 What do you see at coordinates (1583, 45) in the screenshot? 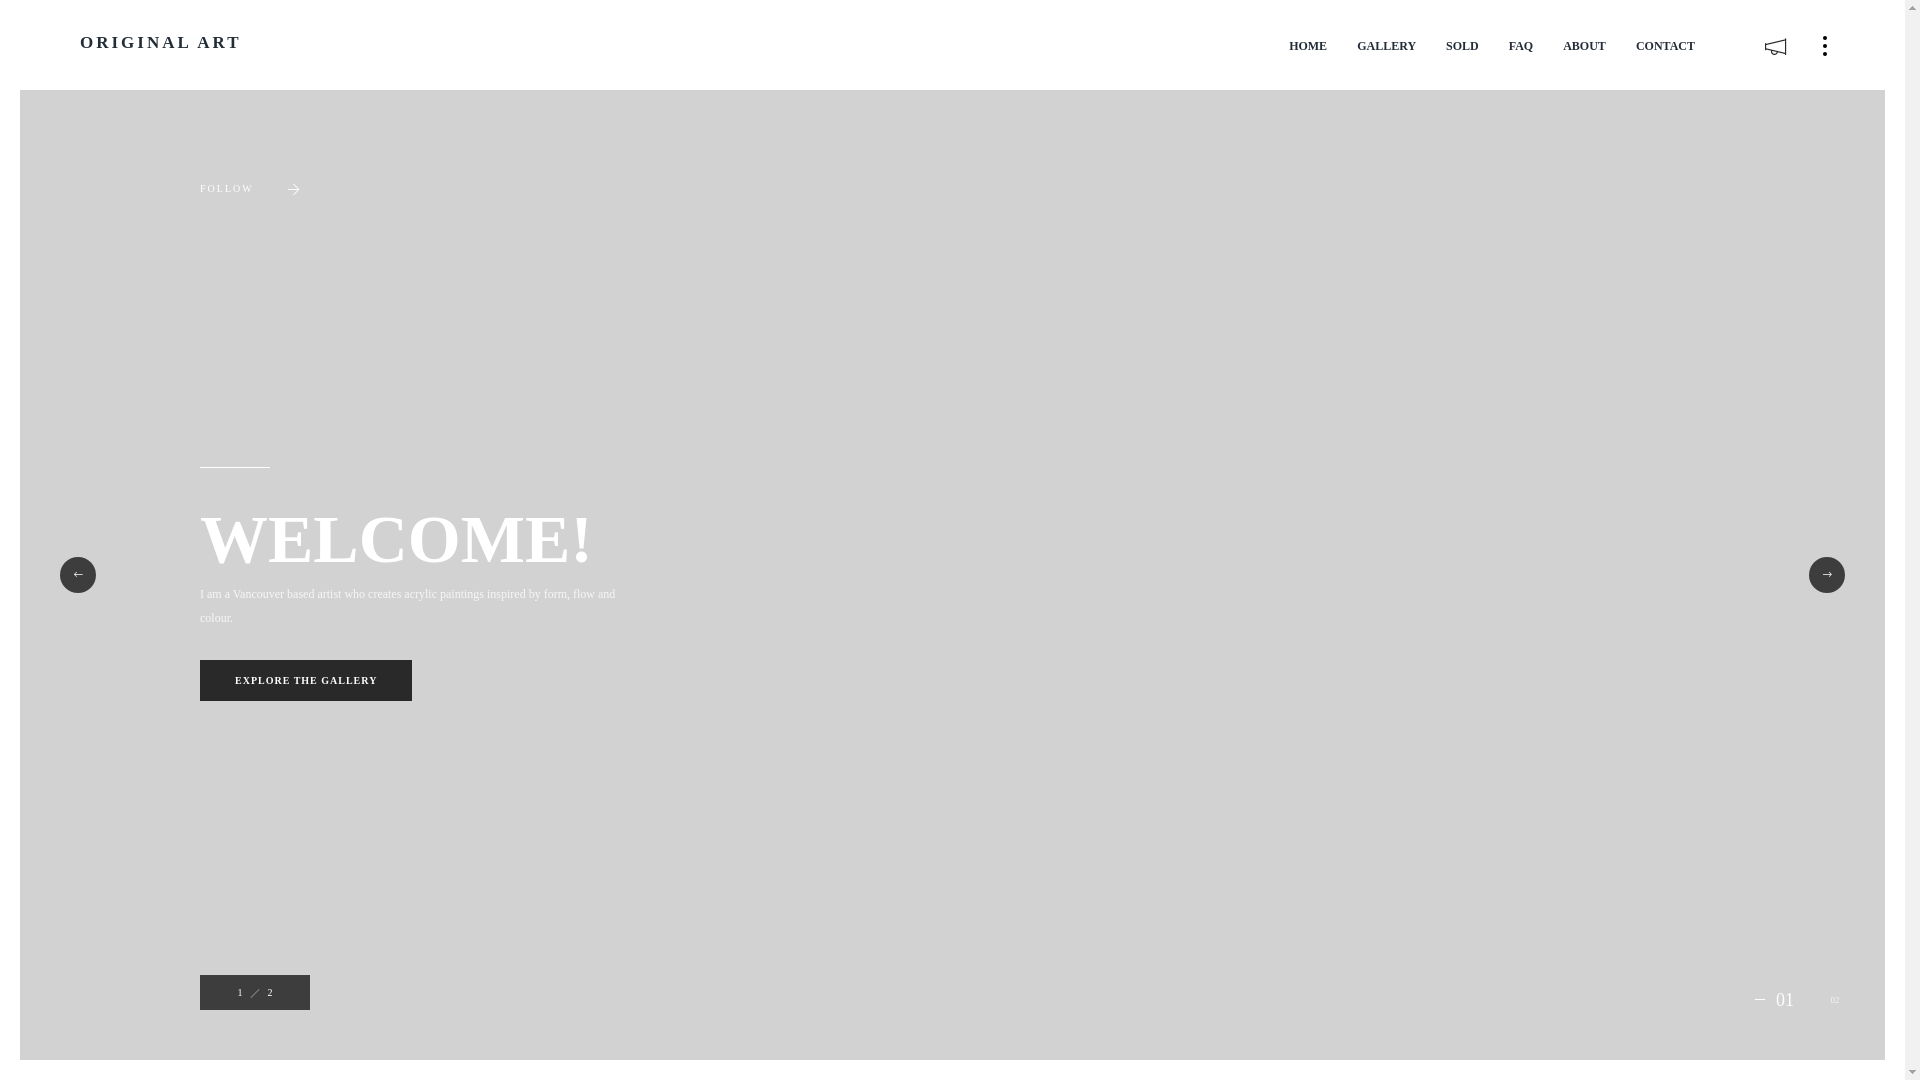
I see `'ABOUT'` at bounding box center [1583, 45].